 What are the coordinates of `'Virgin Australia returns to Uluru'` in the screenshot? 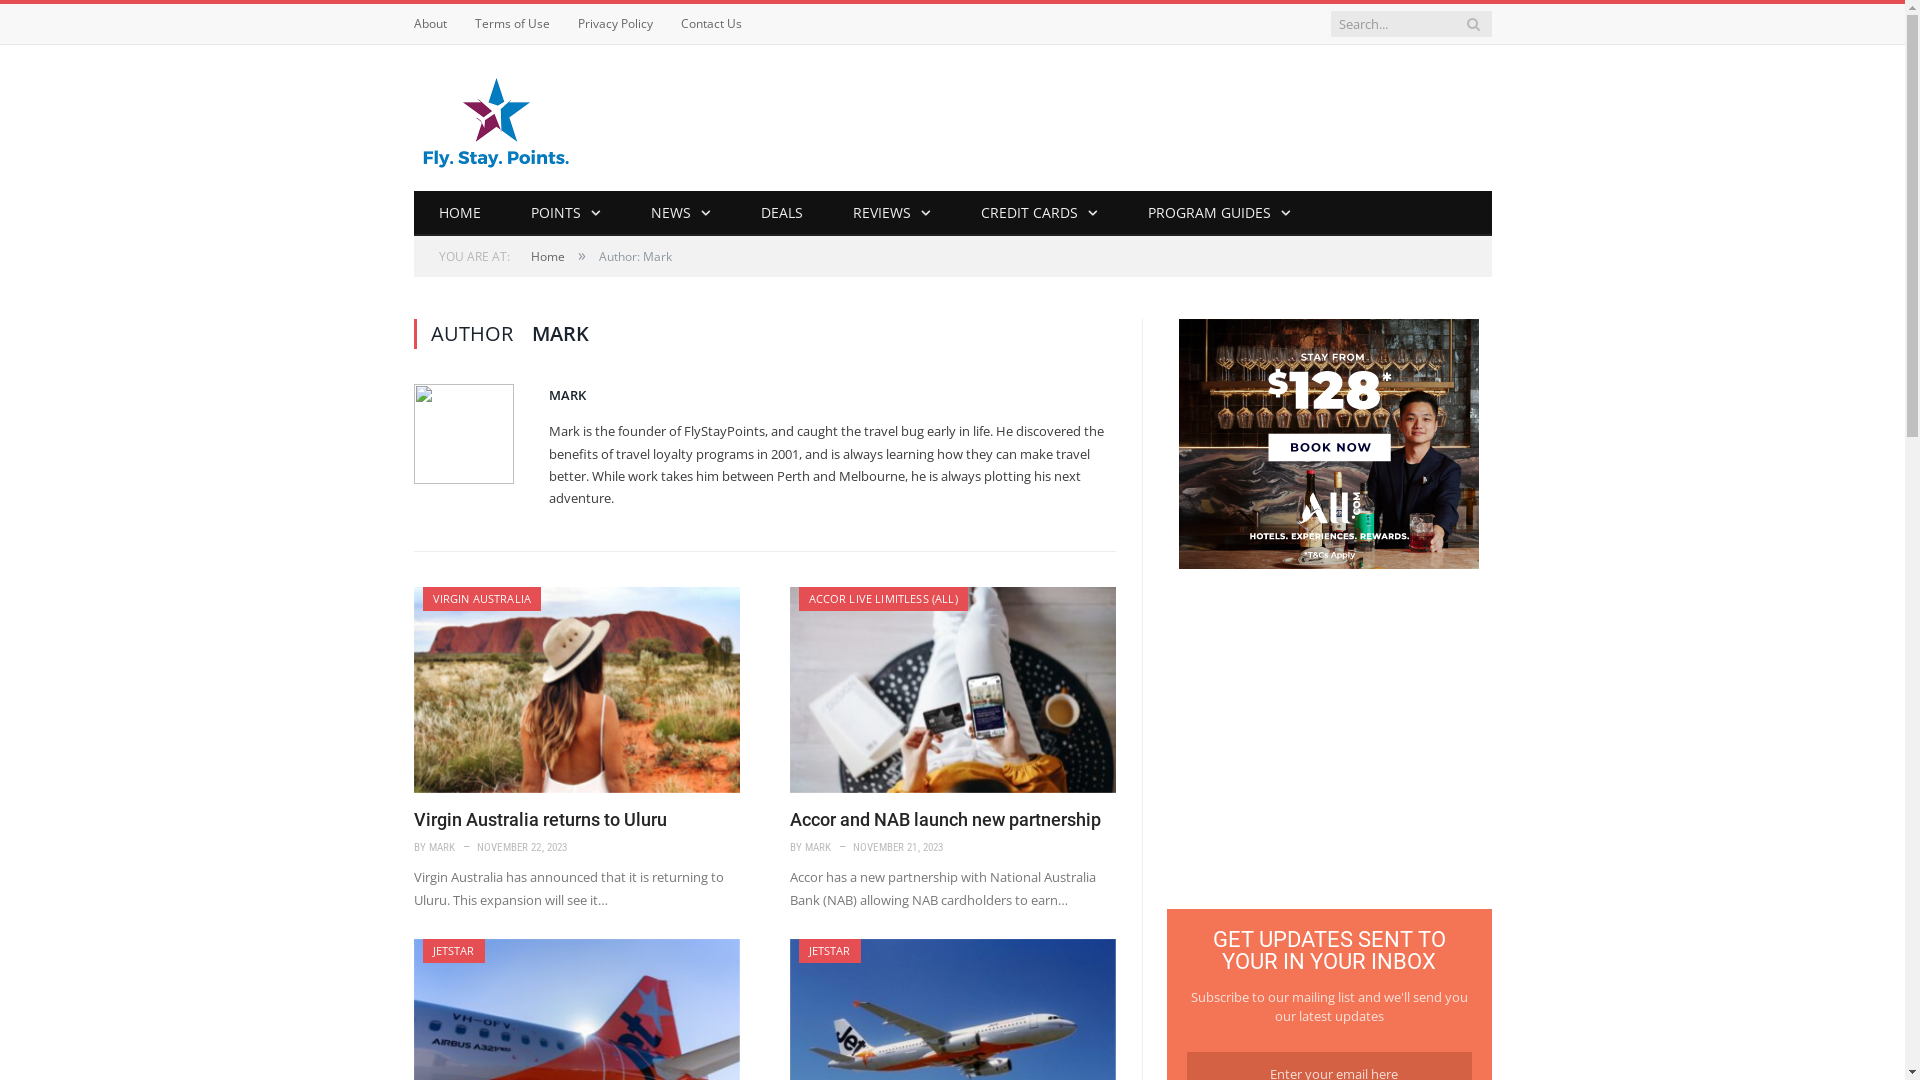 It's located at (575, 688).